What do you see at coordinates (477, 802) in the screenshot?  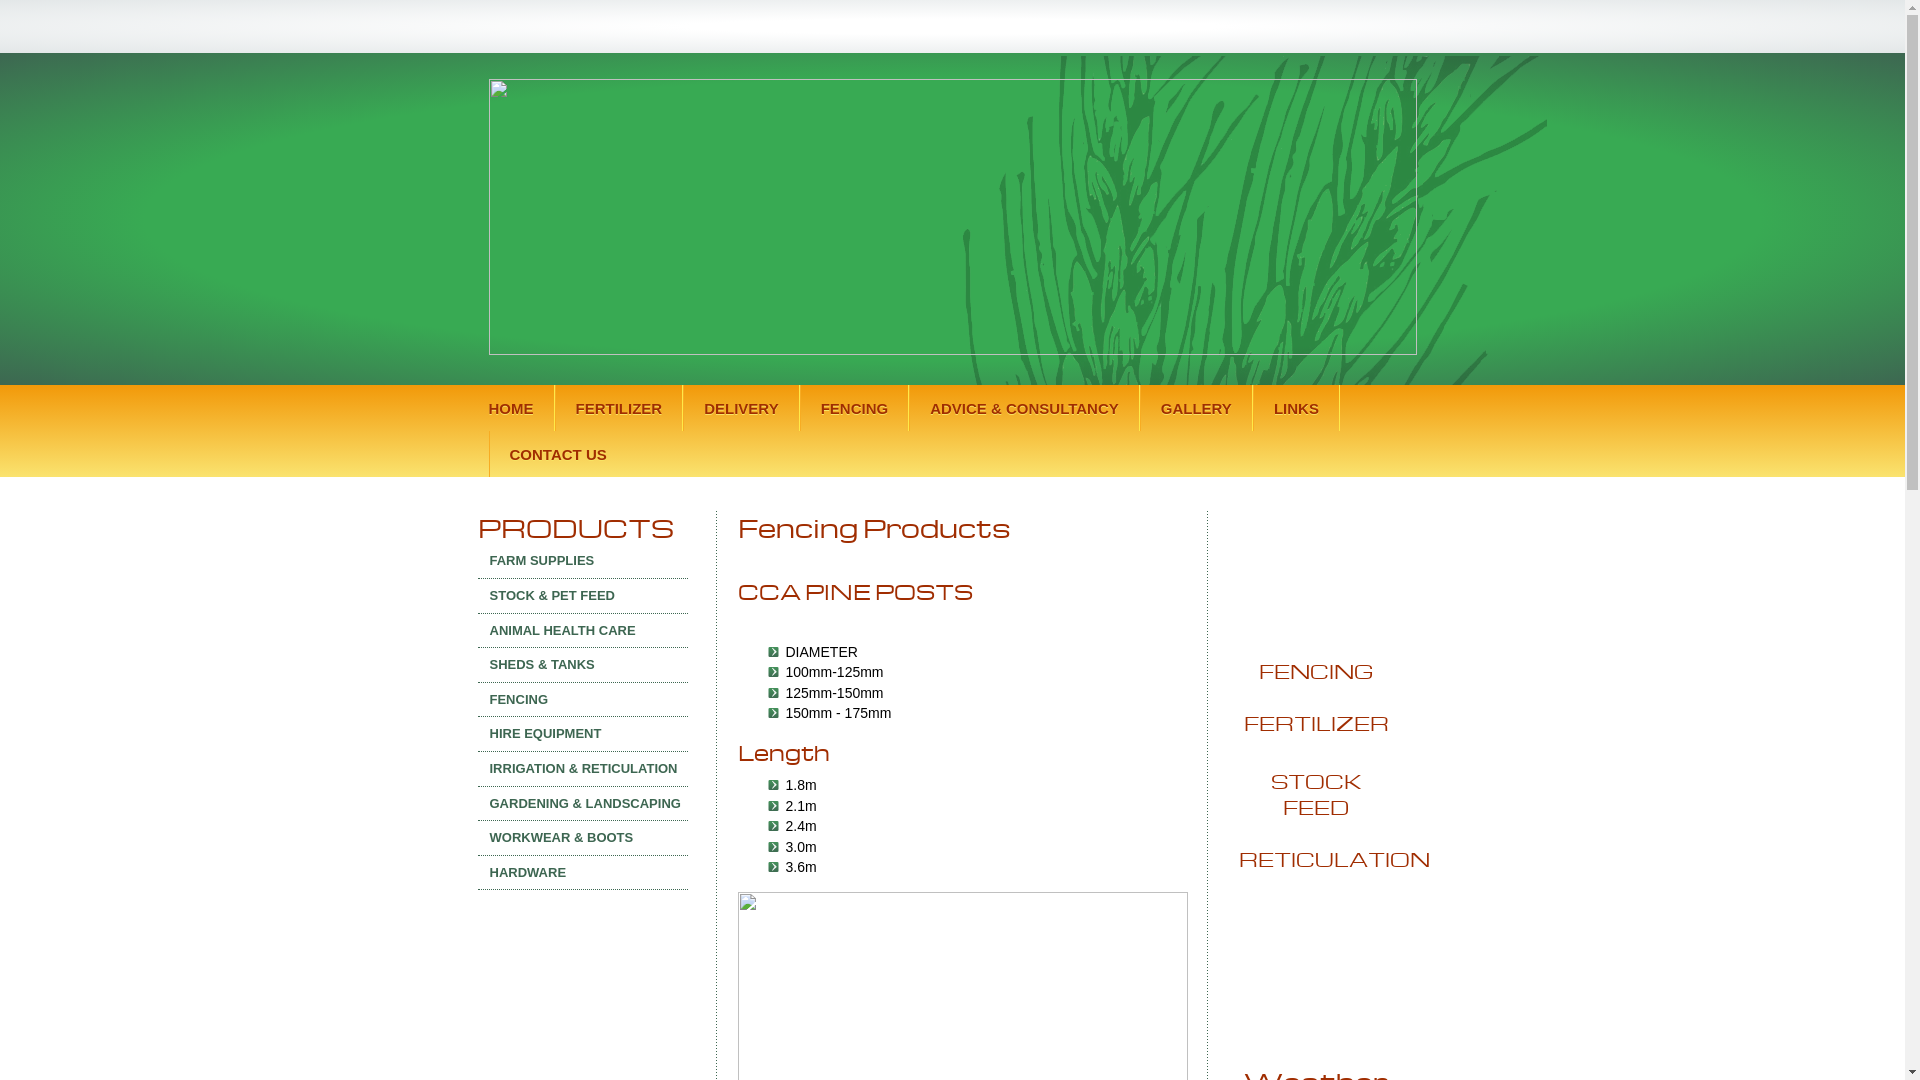 I see `'GARDENING & LANDSCAPING'` at bounding box center [477, 802].